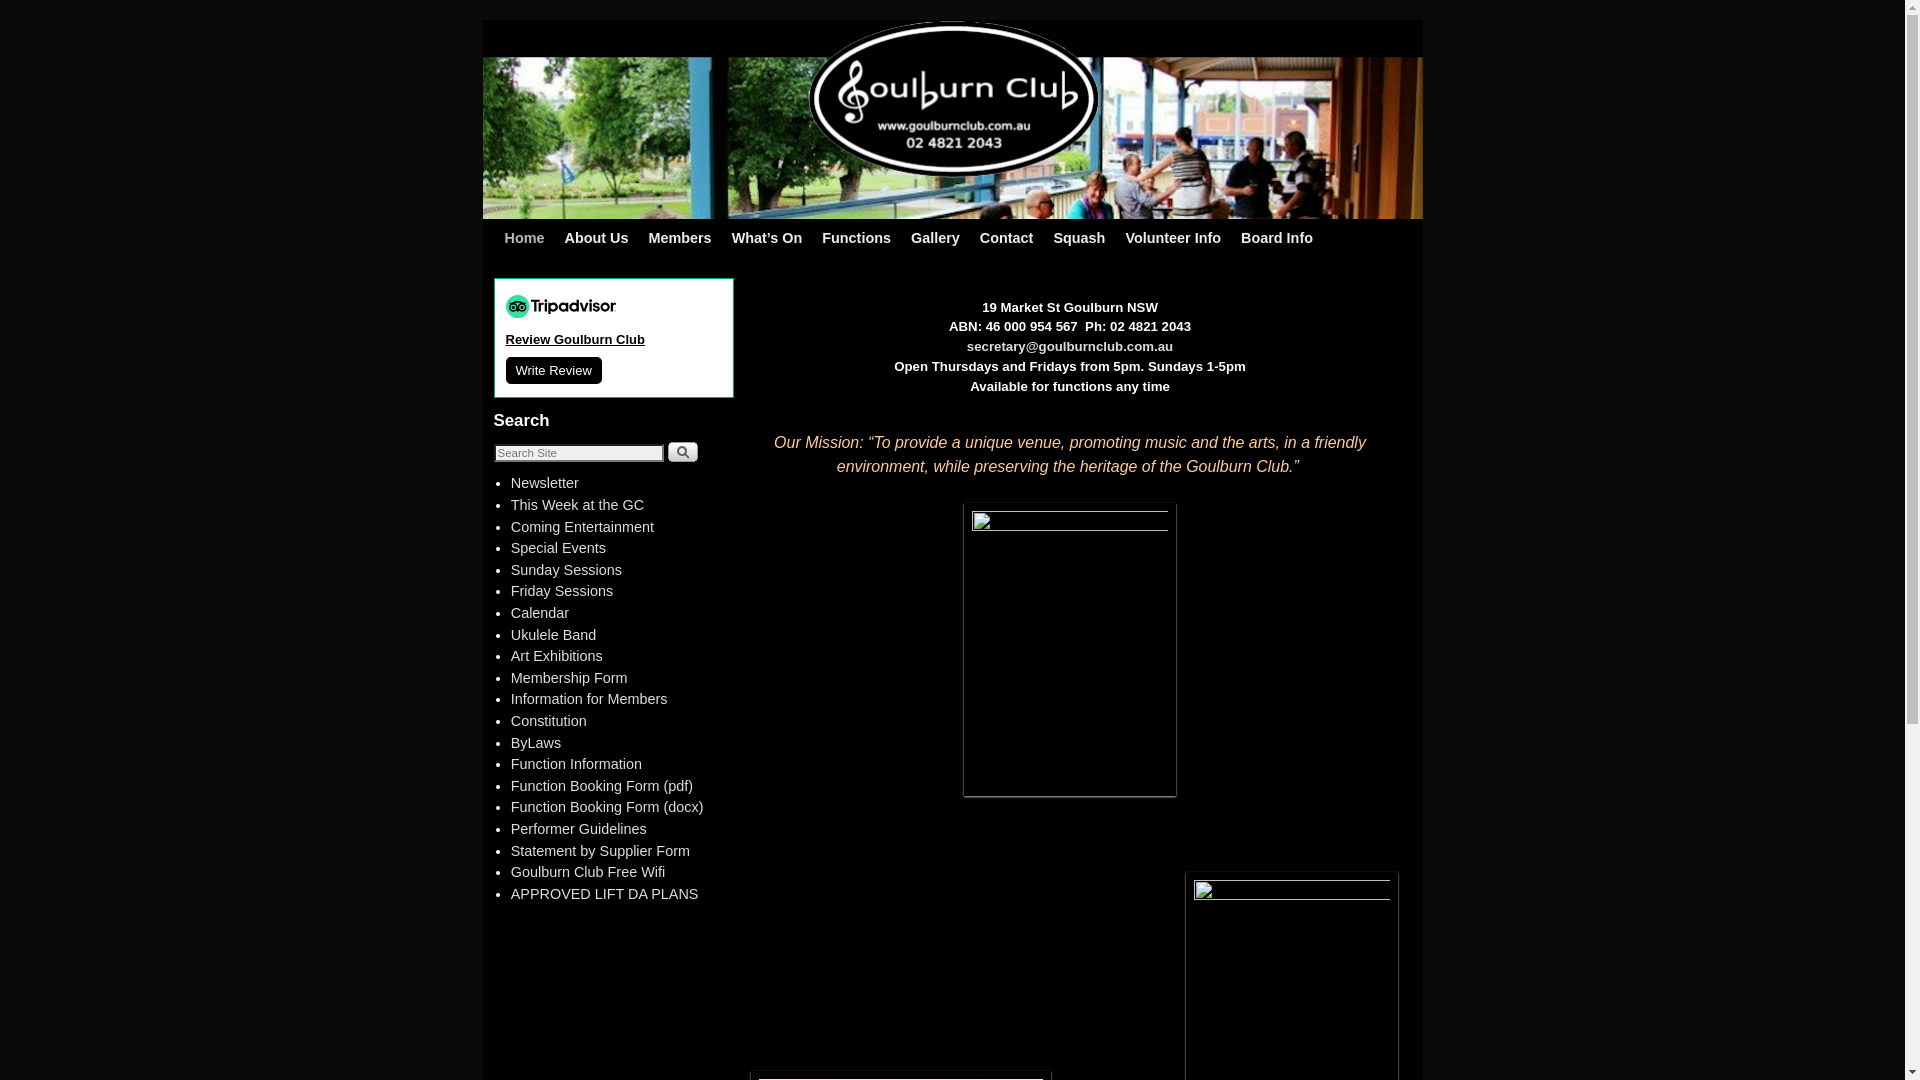  I want to click on 'Statement by Supplier Form', so click(510, 851).